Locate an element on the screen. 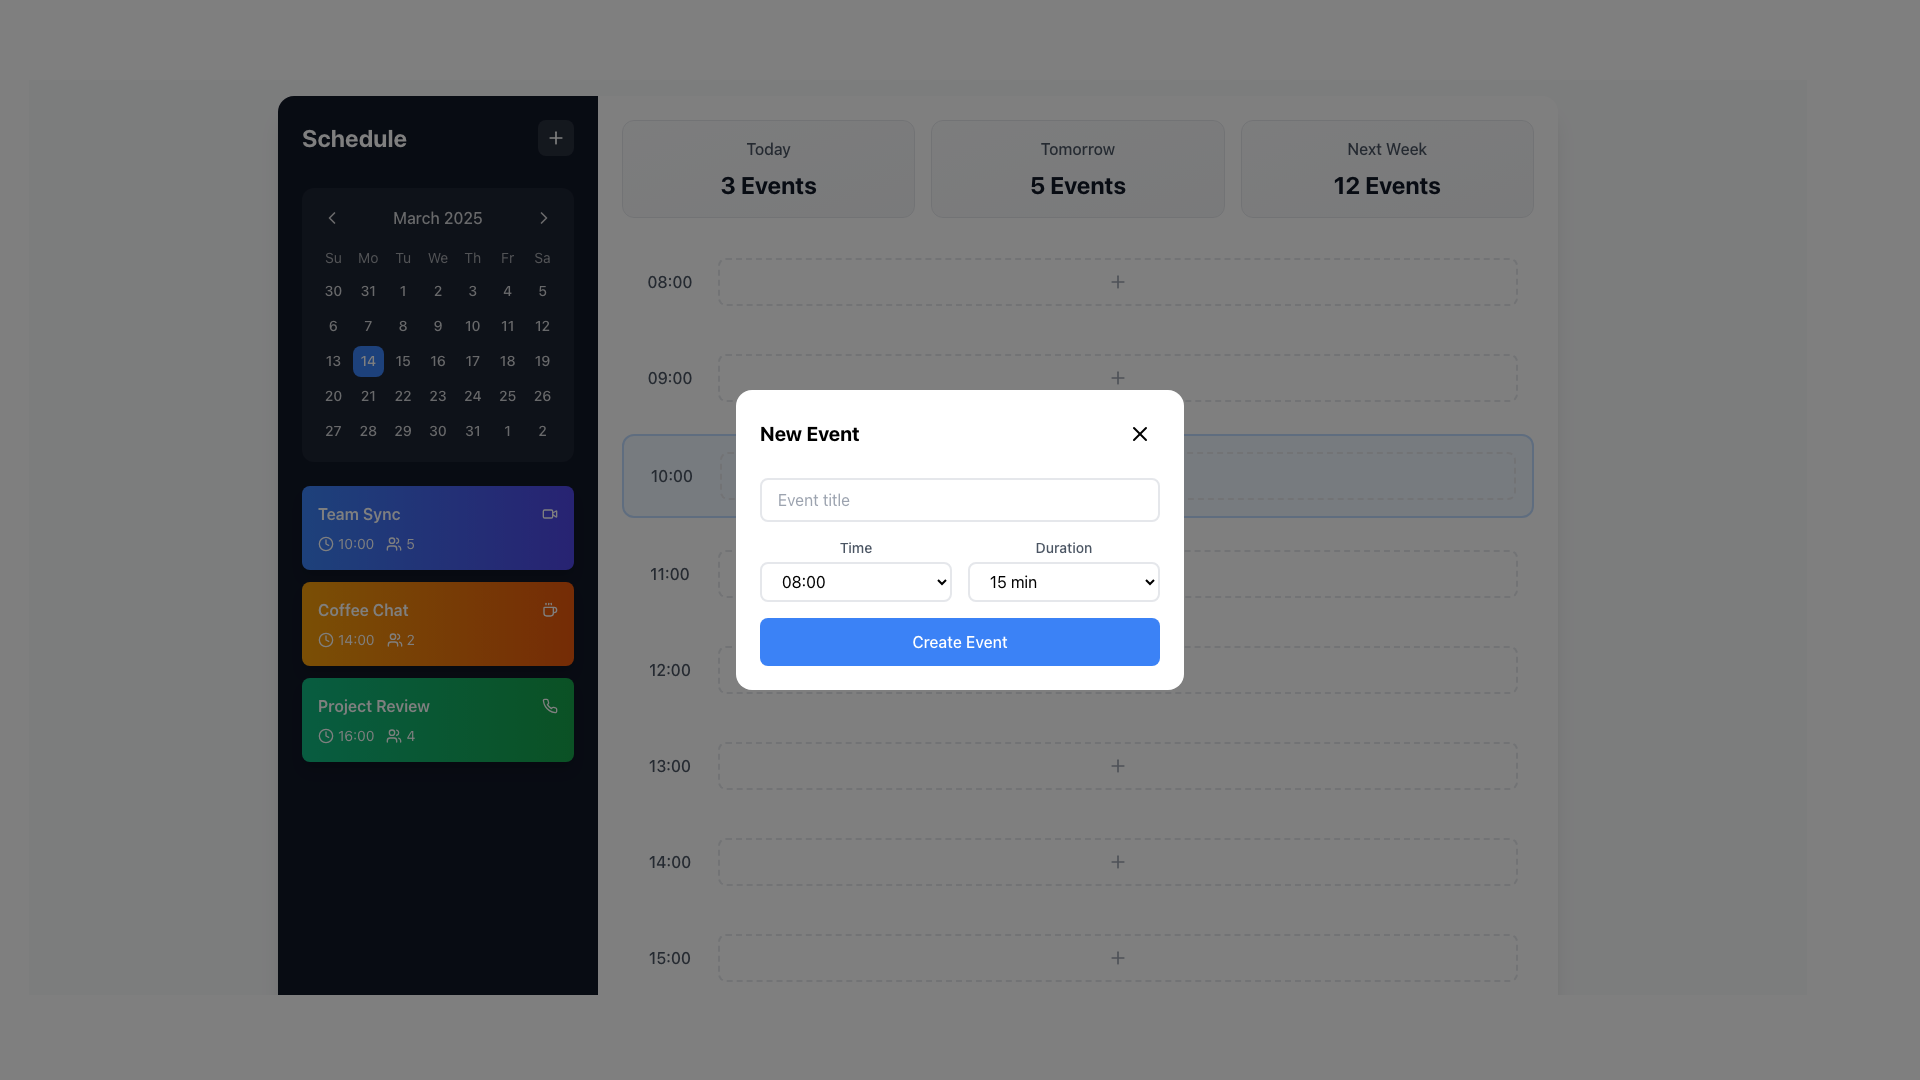 The height and width of the screenshot is (1080, 1920). the interactive placeholder button for the 08:00 time block to create a new entry is located at coordinates (1117, 281).